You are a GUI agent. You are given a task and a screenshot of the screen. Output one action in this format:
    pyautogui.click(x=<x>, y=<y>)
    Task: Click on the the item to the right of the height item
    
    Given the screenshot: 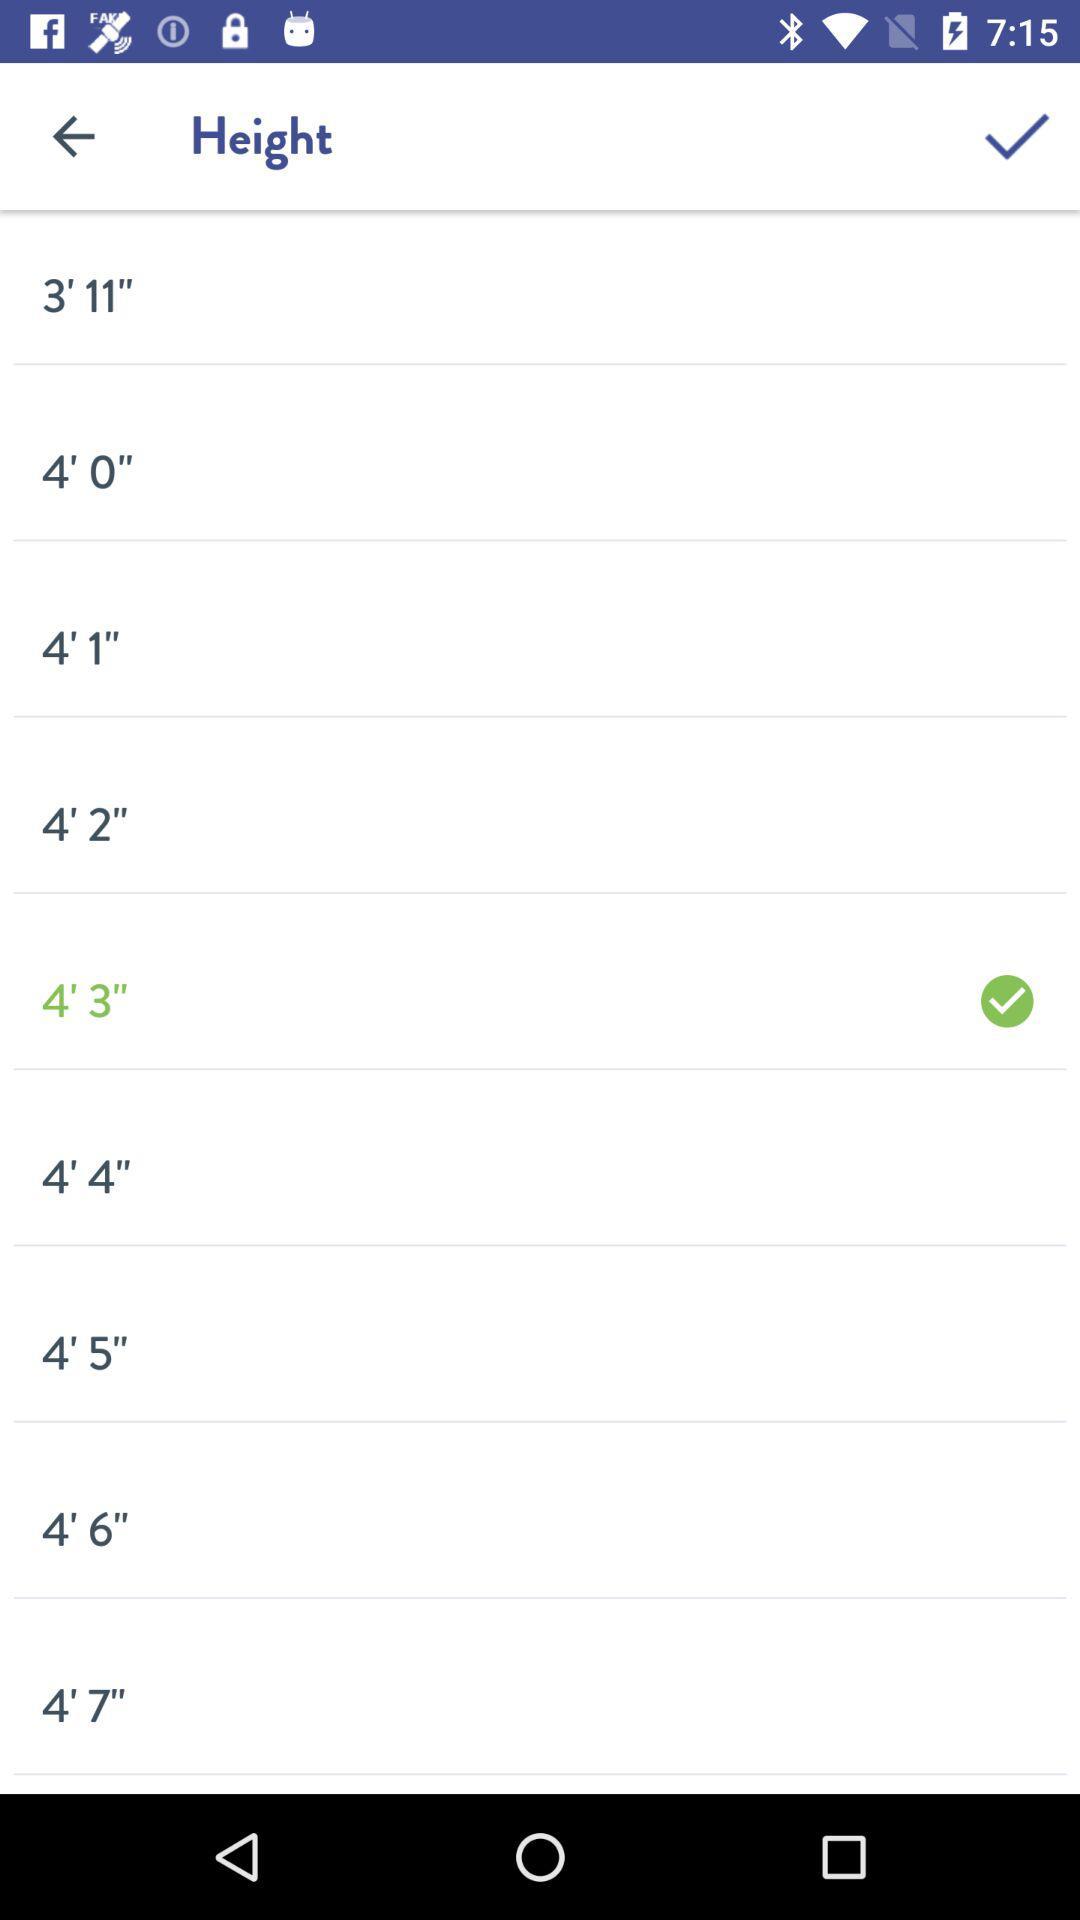 What is the action you would take?
    pyautogui.click(x=1017, y=135)
    